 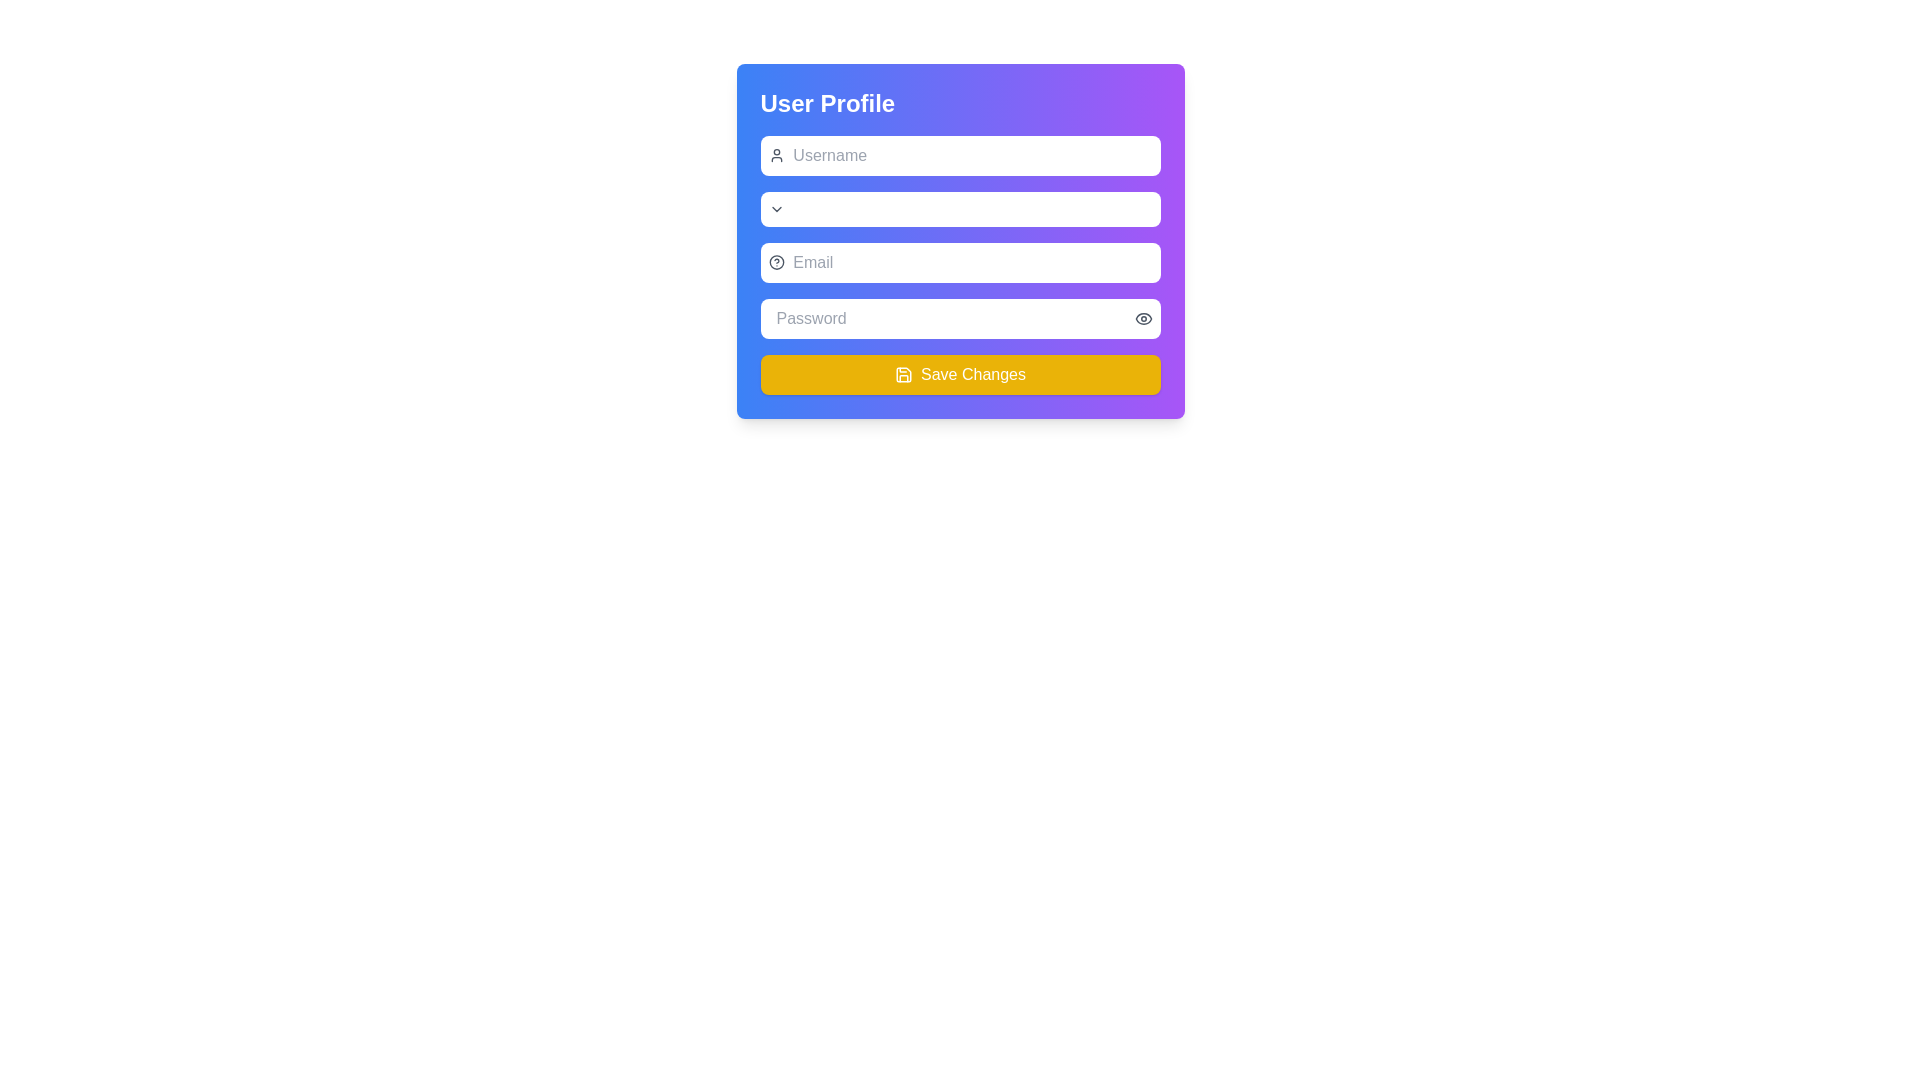 What do you see at coordinates (775, 209) in the screenshot?
I see `the chevron icon next to 'Select Role'` at bounding box center [775, 209].